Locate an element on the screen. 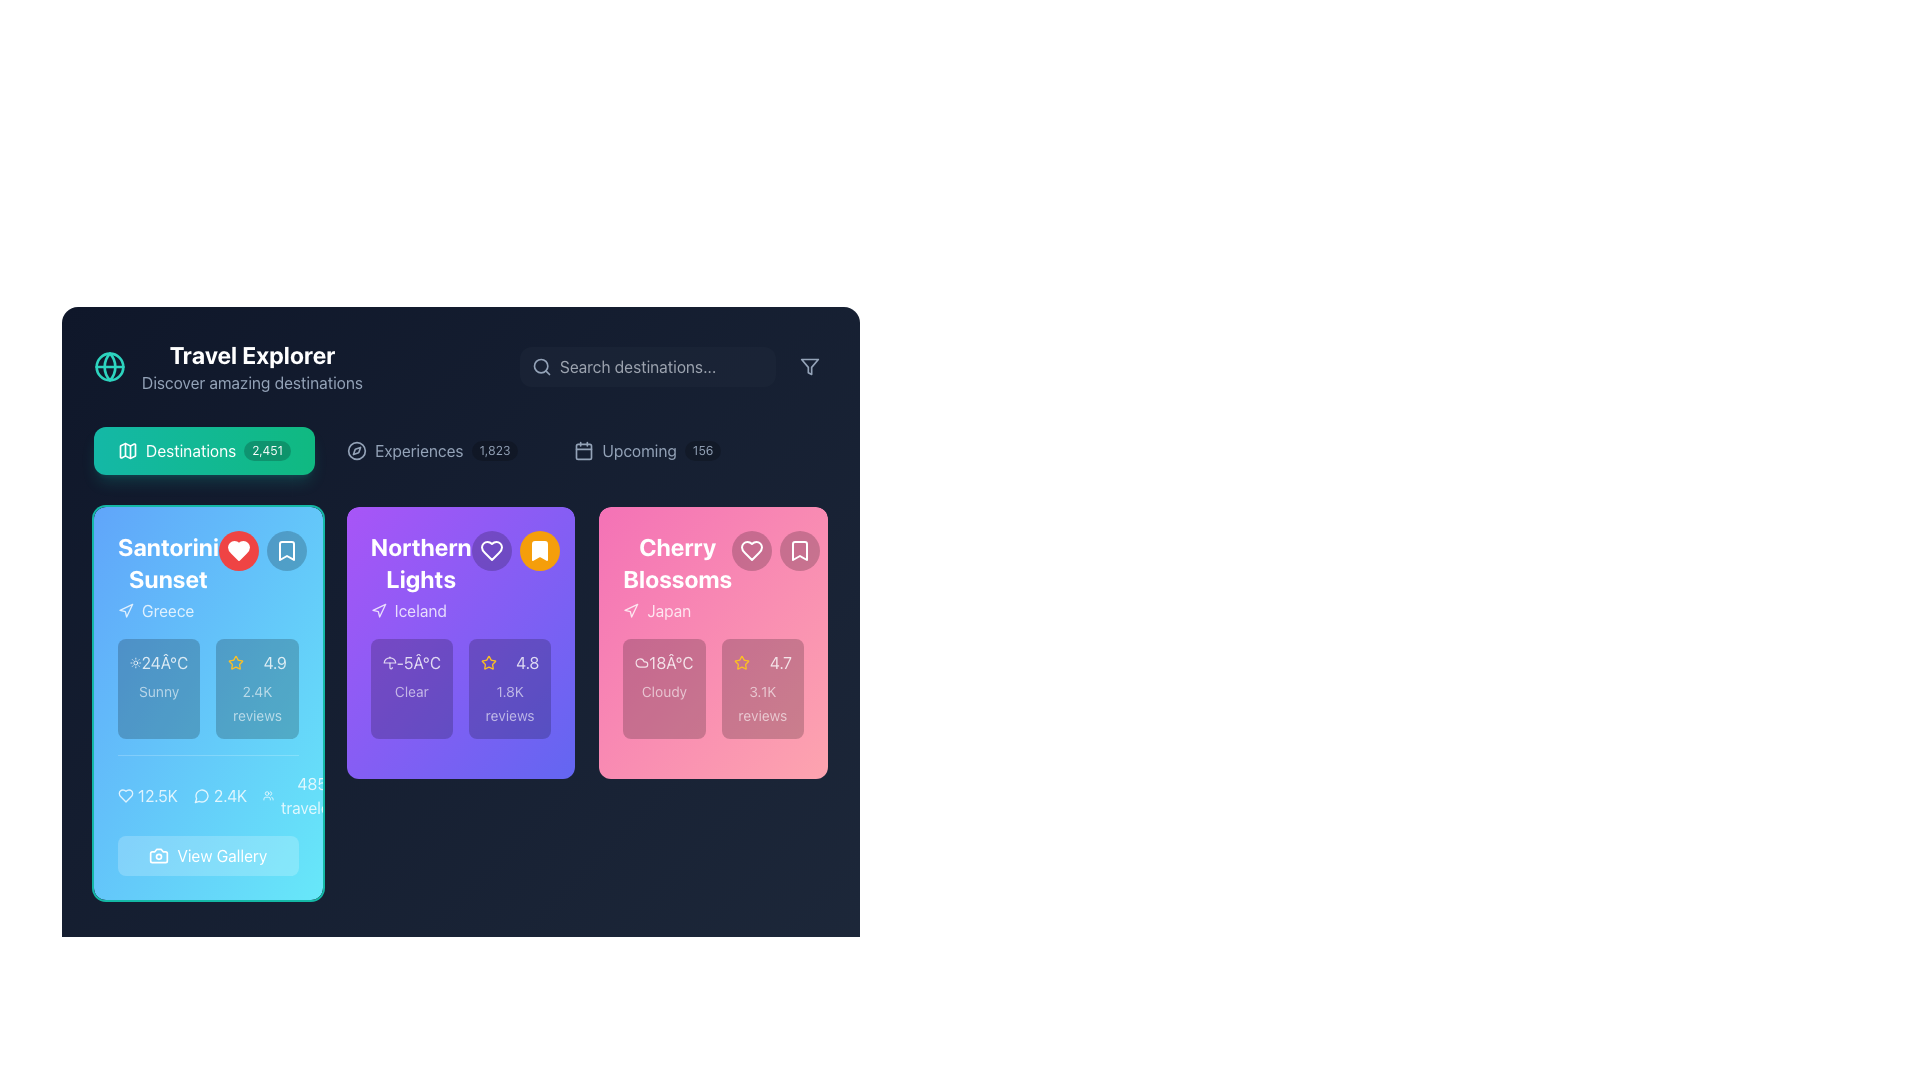 This screenshot has width=1920, height=1080. the 'Cherry Blossoms' informational card, which is the third card in a grid is located at coordinates (713, 702).